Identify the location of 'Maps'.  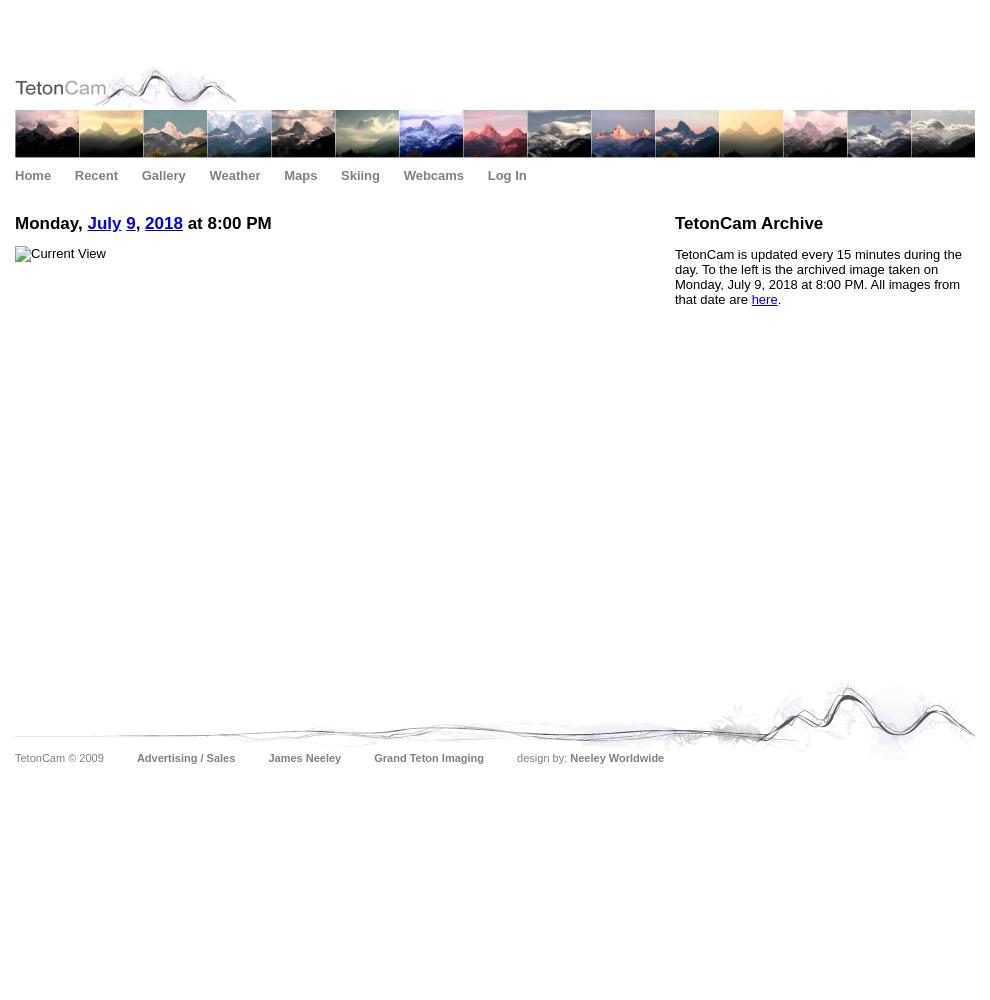
(299, 175).